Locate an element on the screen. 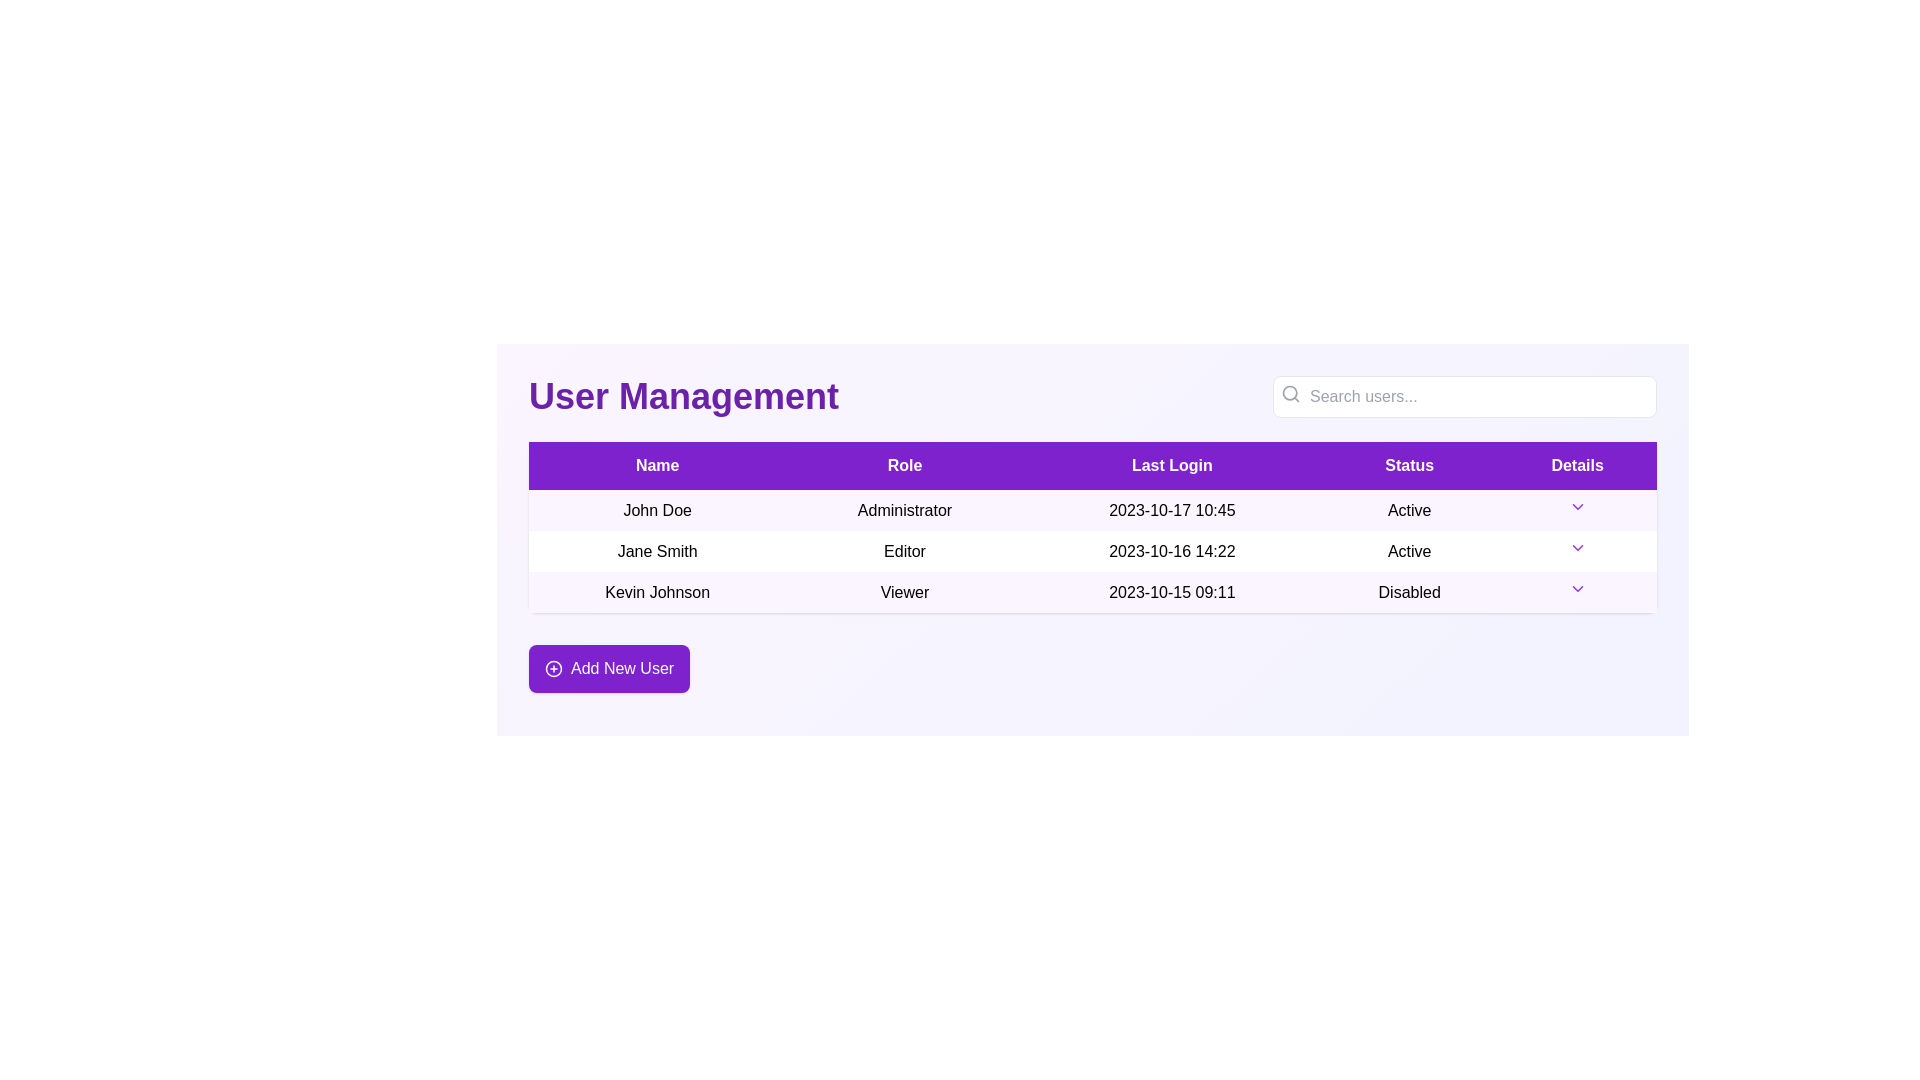  label of the 'Last Login' table header, which is styled with a purple background and white text, positioned in the third column of the table is located at coordinates (1172, 466).